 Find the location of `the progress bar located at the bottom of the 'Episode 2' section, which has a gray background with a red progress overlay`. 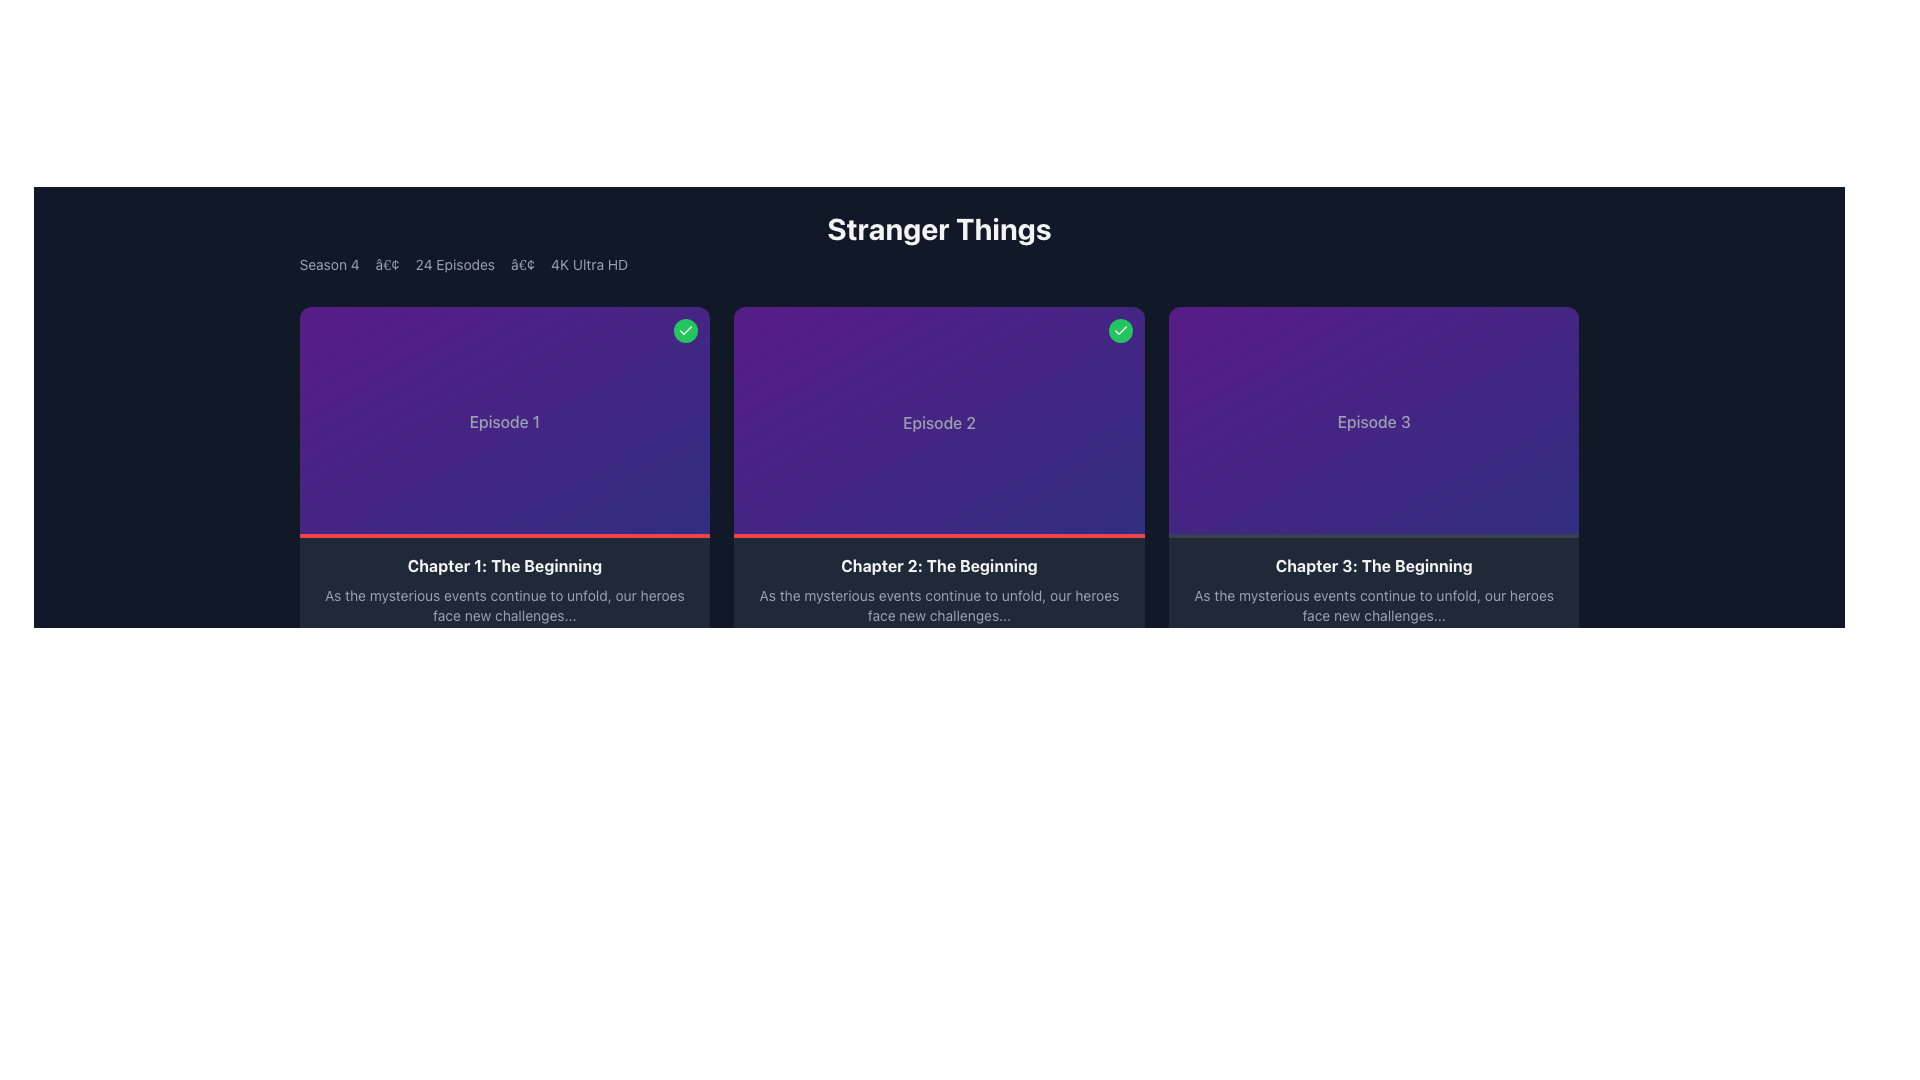

the progress bar located at the bottom of the 'Episode 2' section, which has a gray background with a red progress overlay is located at coordinates (938, 535).